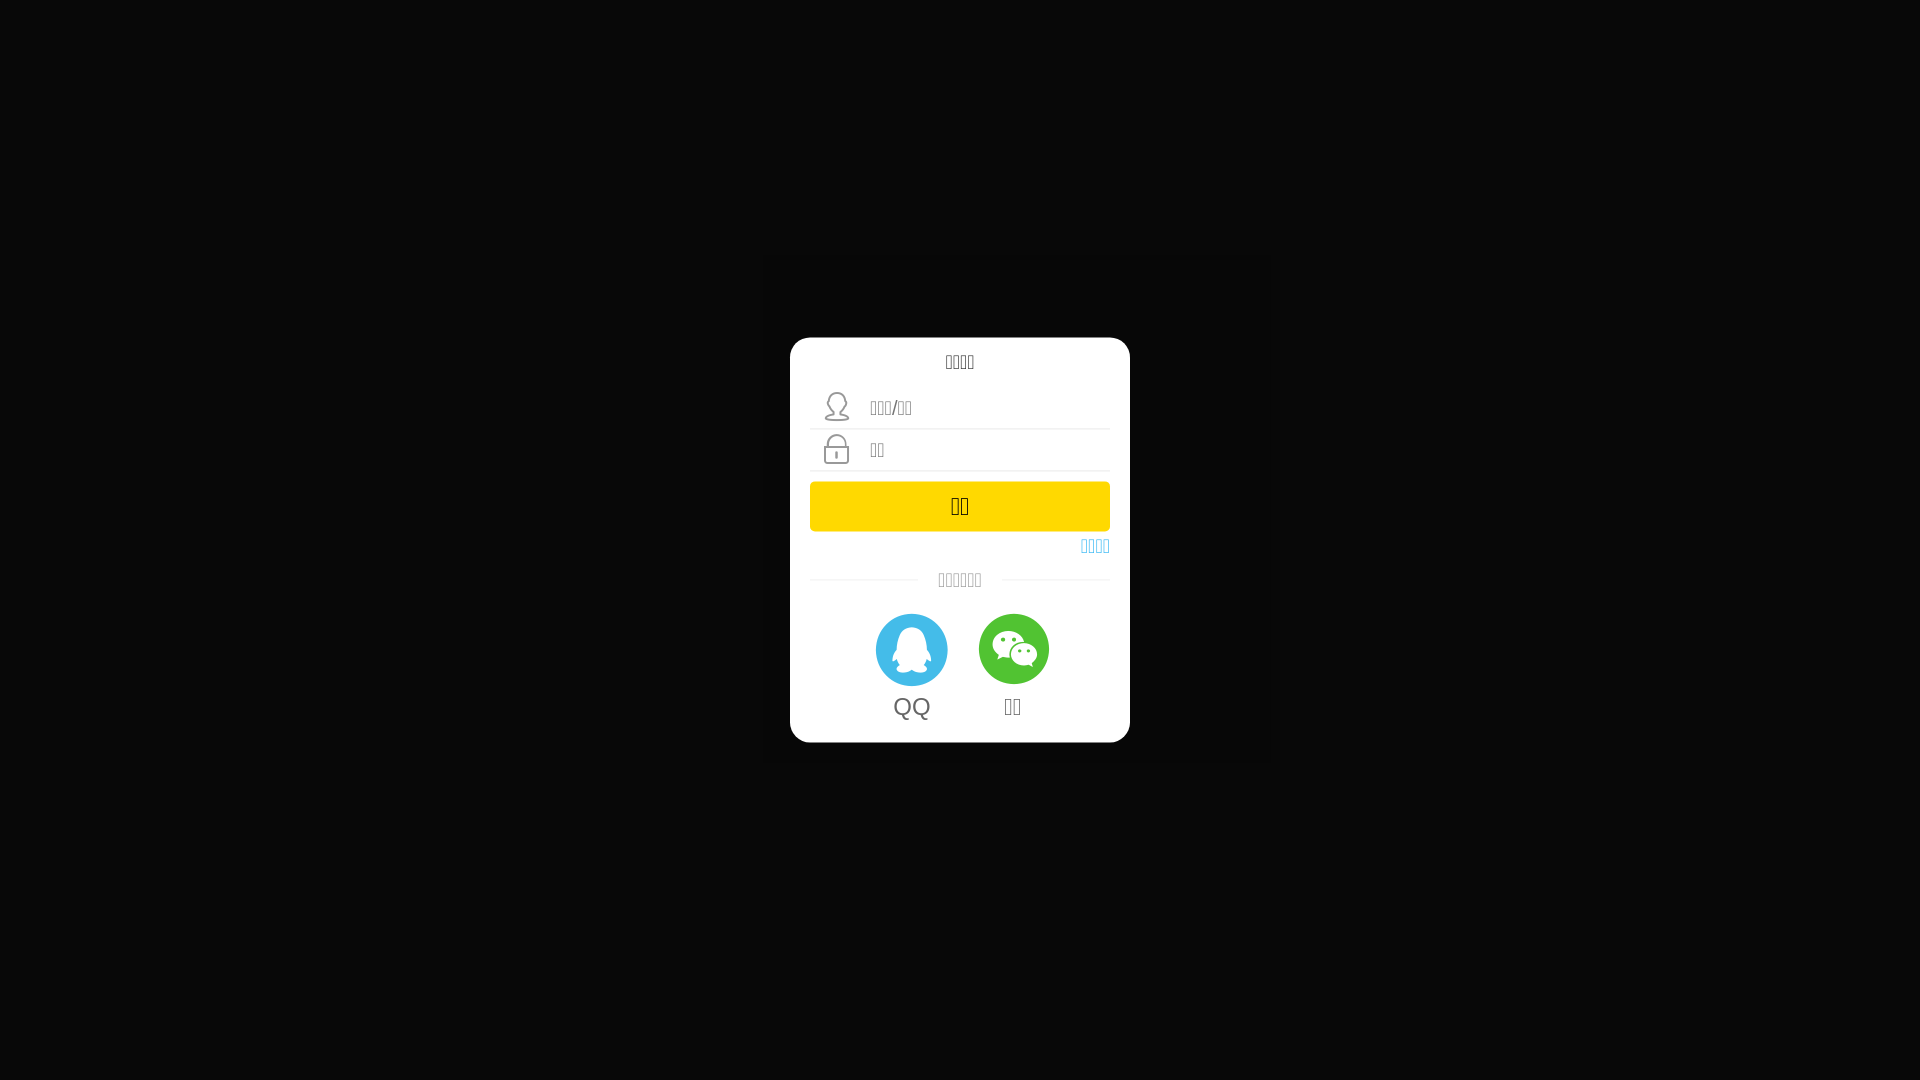 The image size is (1920, 1080). I want to click on 'QQ', so click(910, 664).